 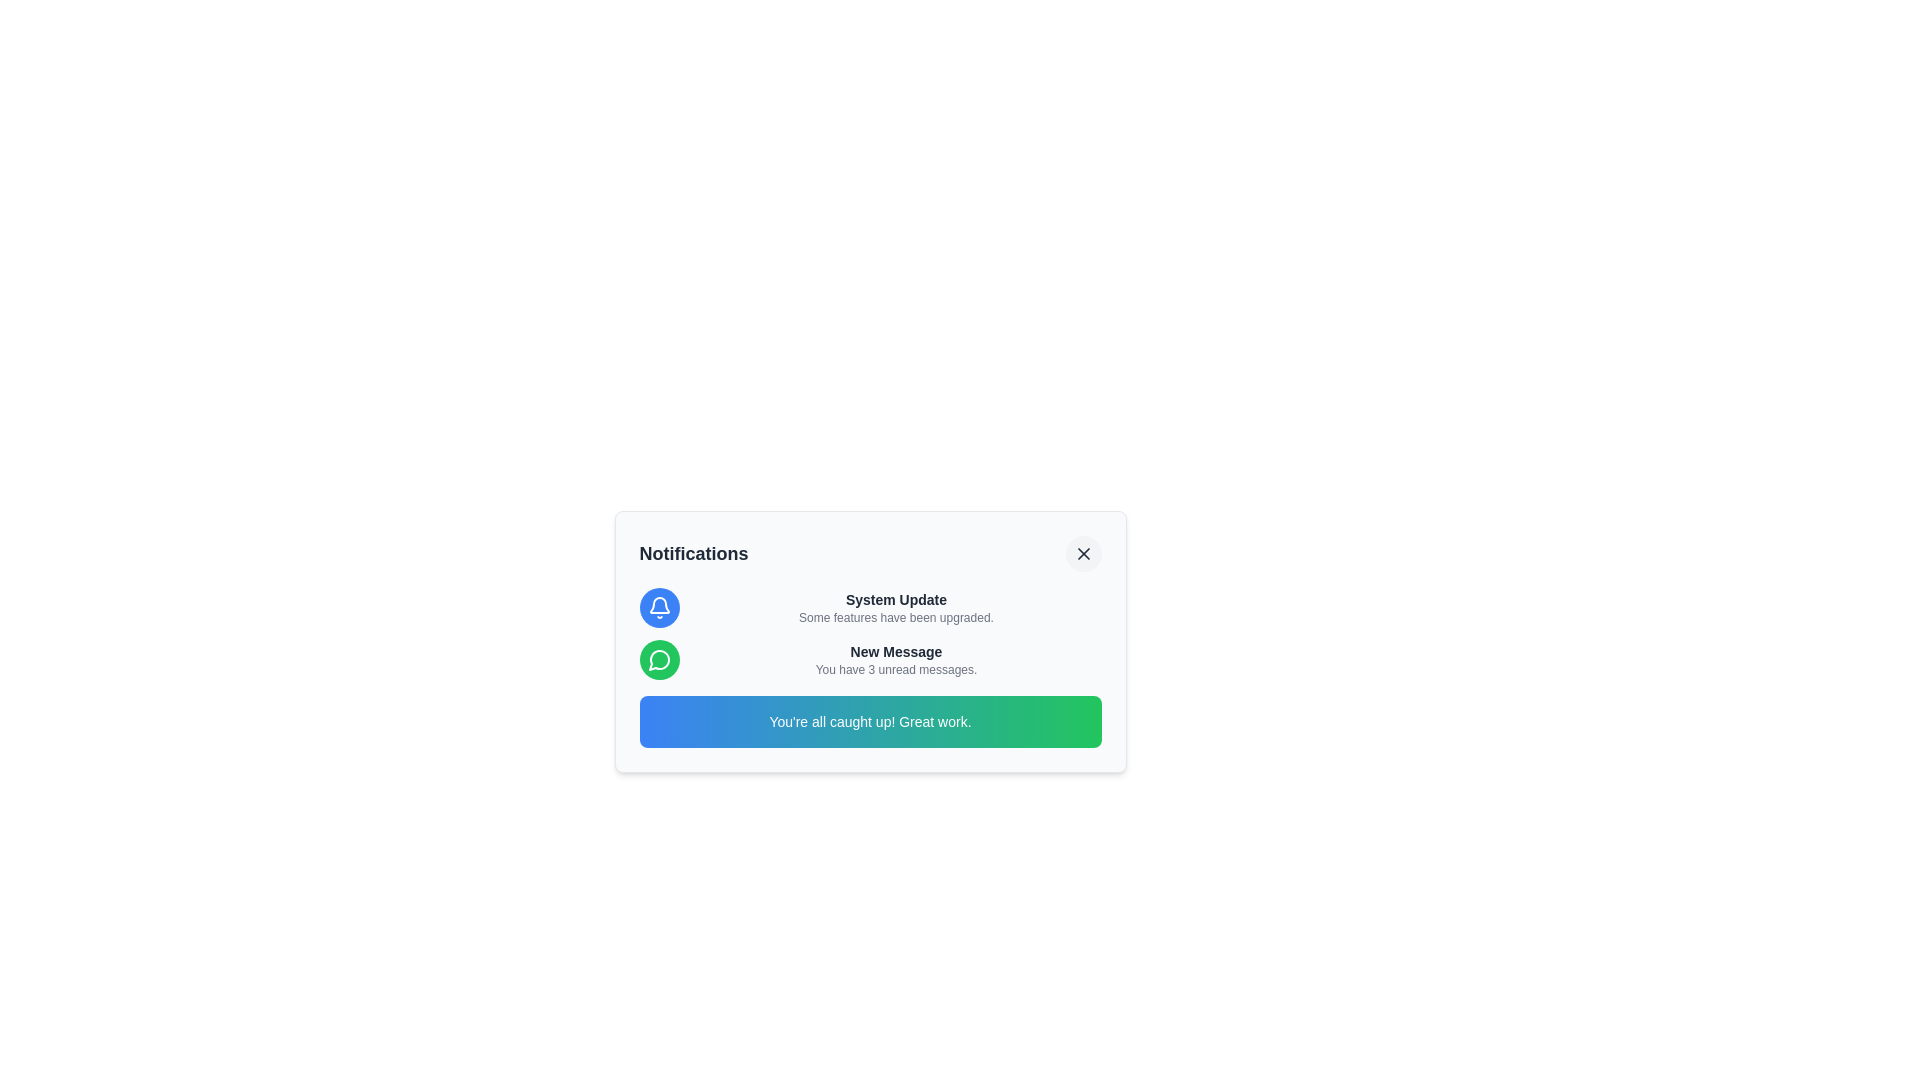 I want to click on the circular green chat bubble icon located in the lower-left part of the notification panel, below the title 'New Message', so click(x=658, y=660).